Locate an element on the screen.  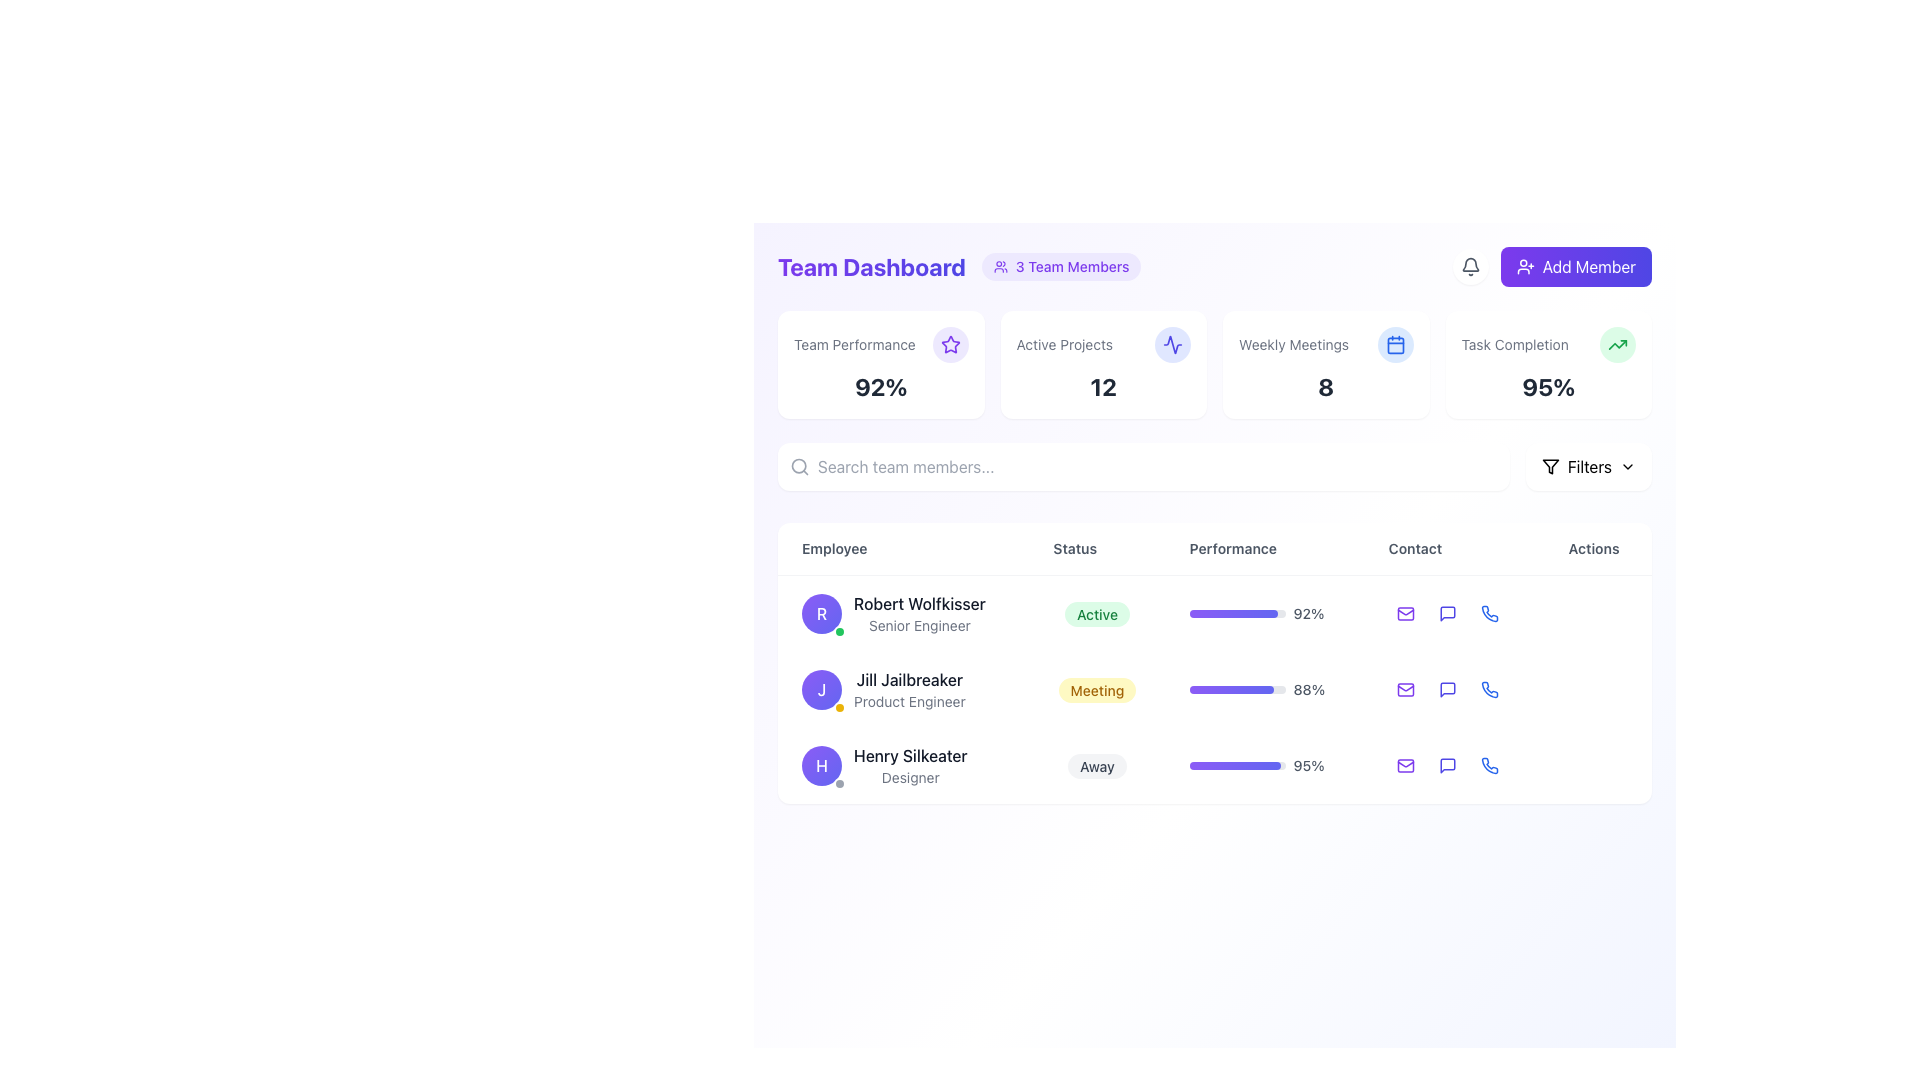
the progress bar displaying approximately 88% progress, which is part of the performance indicator for 'Jill Jailbreaker' is located at coordinates (1230, 689).